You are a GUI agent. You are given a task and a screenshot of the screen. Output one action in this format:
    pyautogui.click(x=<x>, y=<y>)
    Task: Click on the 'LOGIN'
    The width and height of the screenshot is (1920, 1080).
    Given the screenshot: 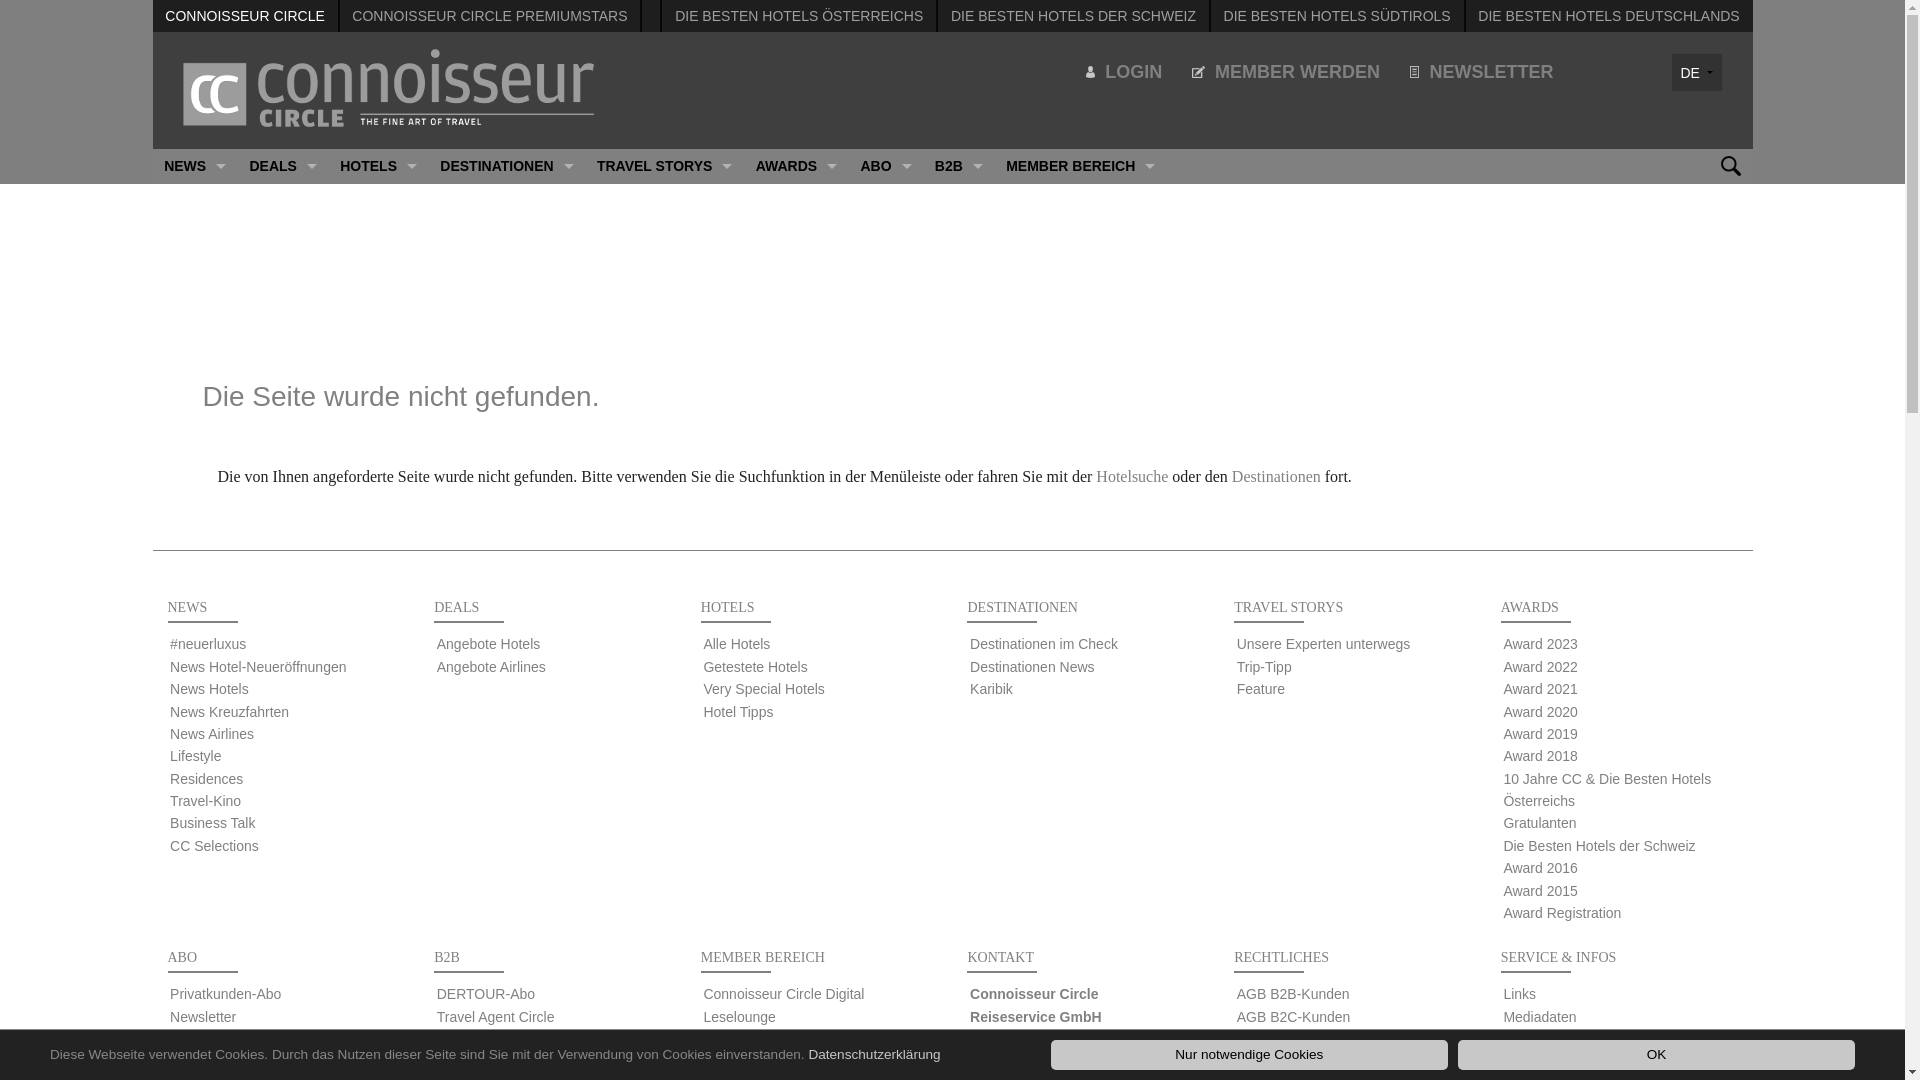 What is the action you would take?
    pyautogui.click(x=1123, y=71)
    